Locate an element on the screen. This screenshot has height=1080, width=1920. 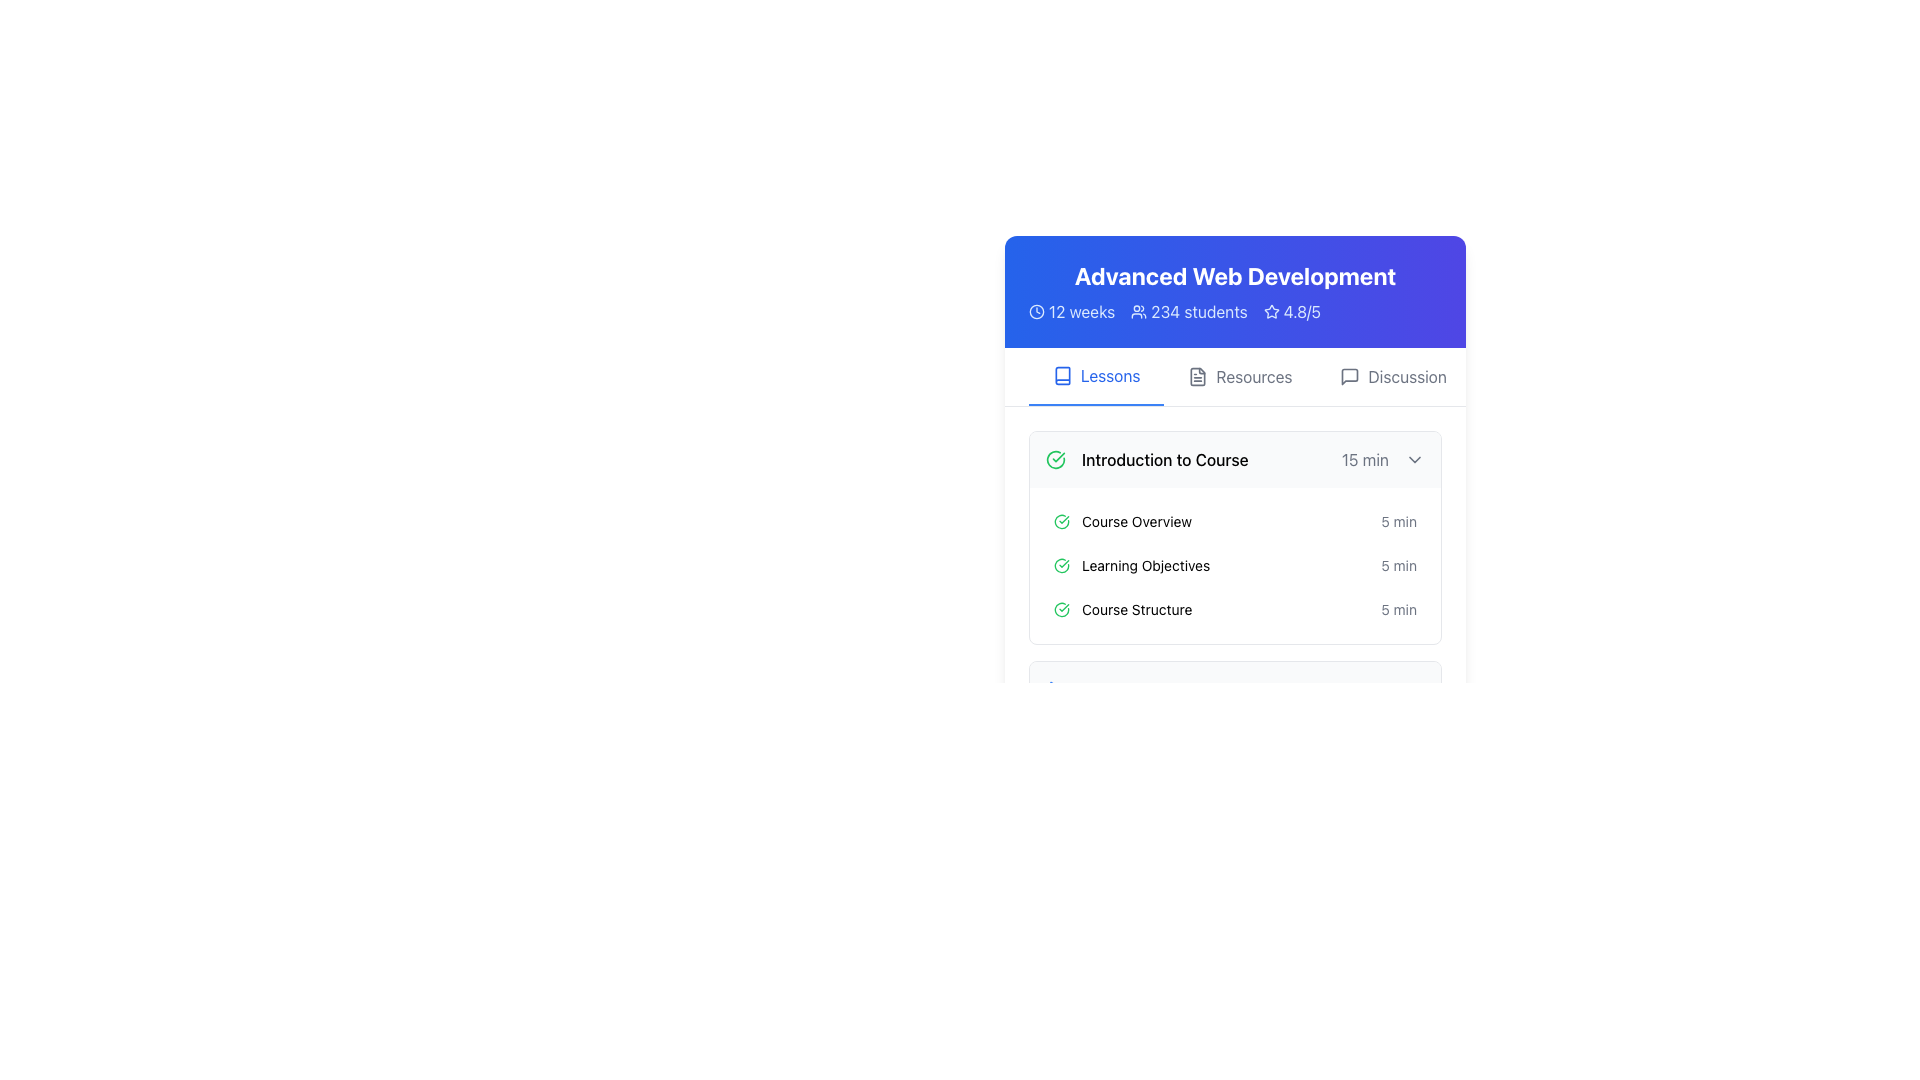
text content of the 'Course Overview' label located under the 'Introduction to Course' header in the 'Advanced Web Development' course interface is located at coordinates (1137, 520).